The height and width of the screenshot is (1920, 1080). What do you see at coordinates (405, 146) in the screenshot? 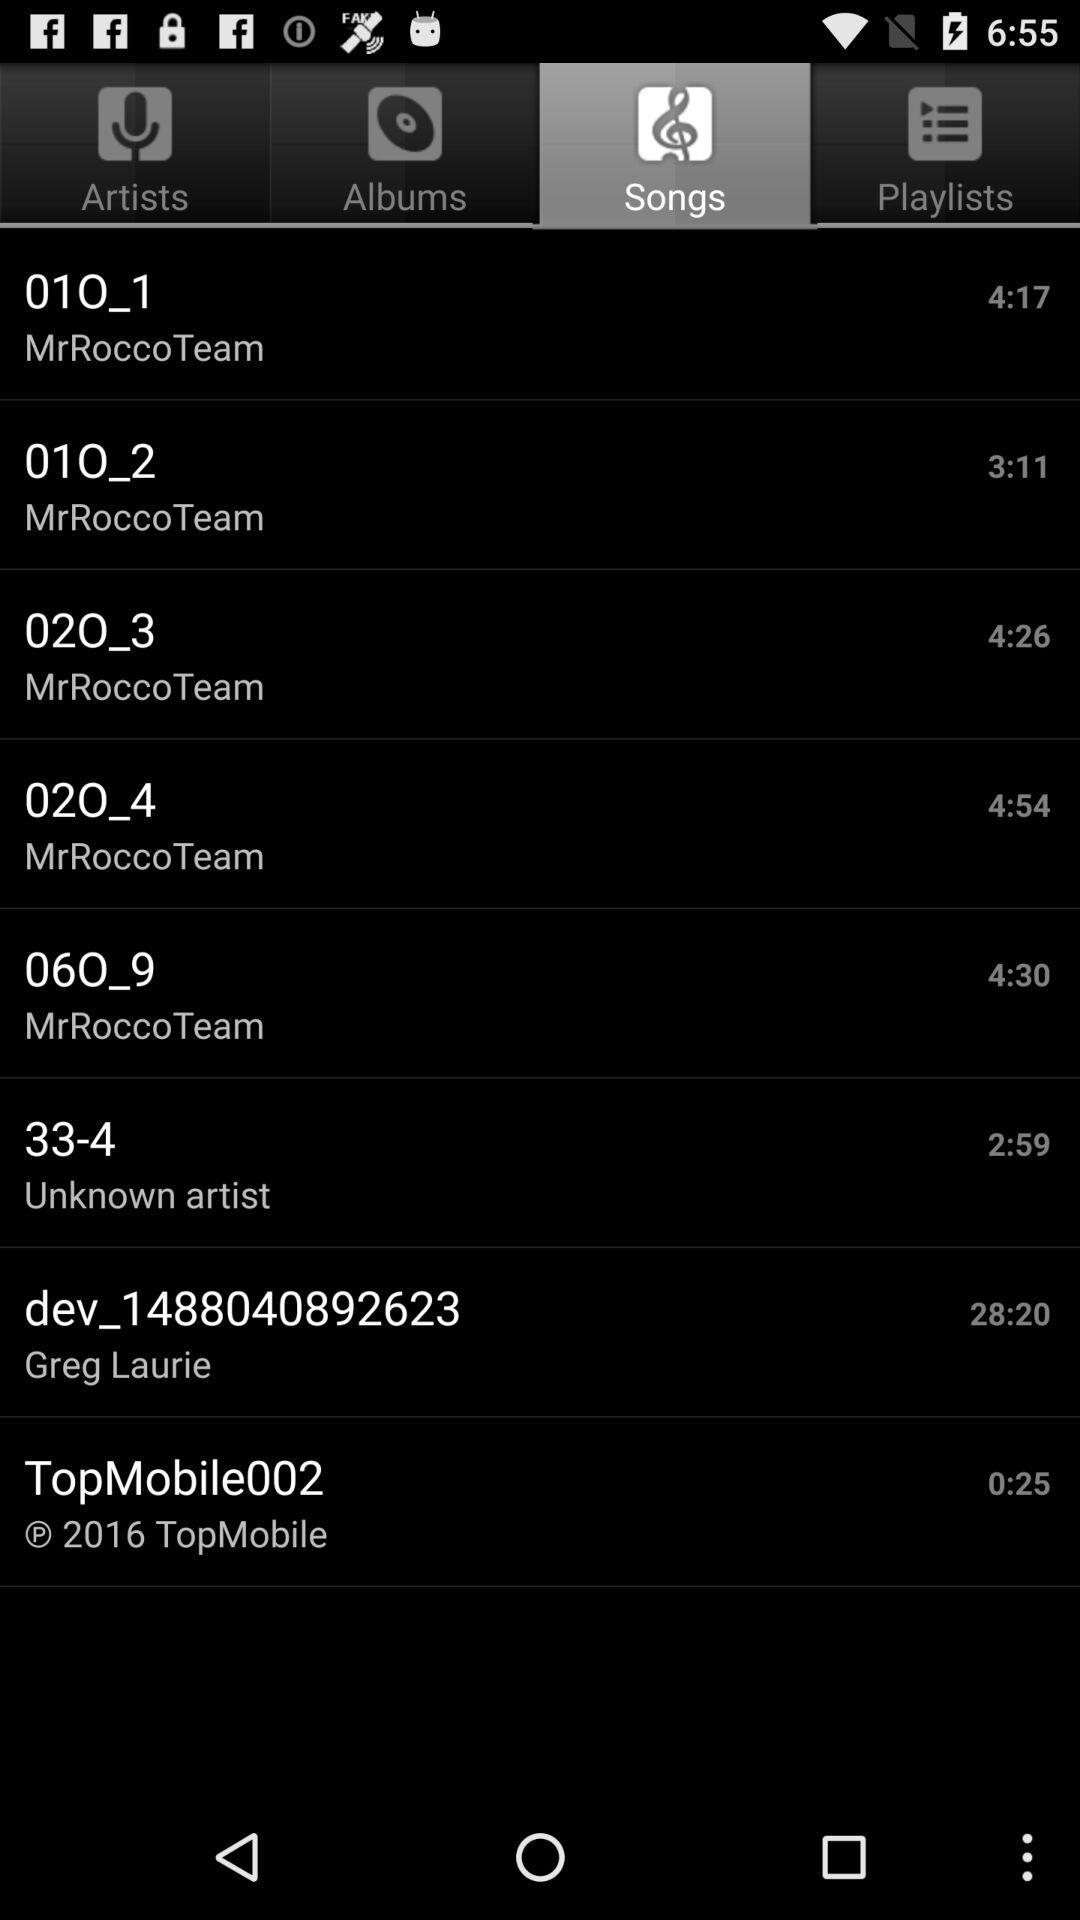
I see `the item next to playlists item` at bounding box center [405, 146].